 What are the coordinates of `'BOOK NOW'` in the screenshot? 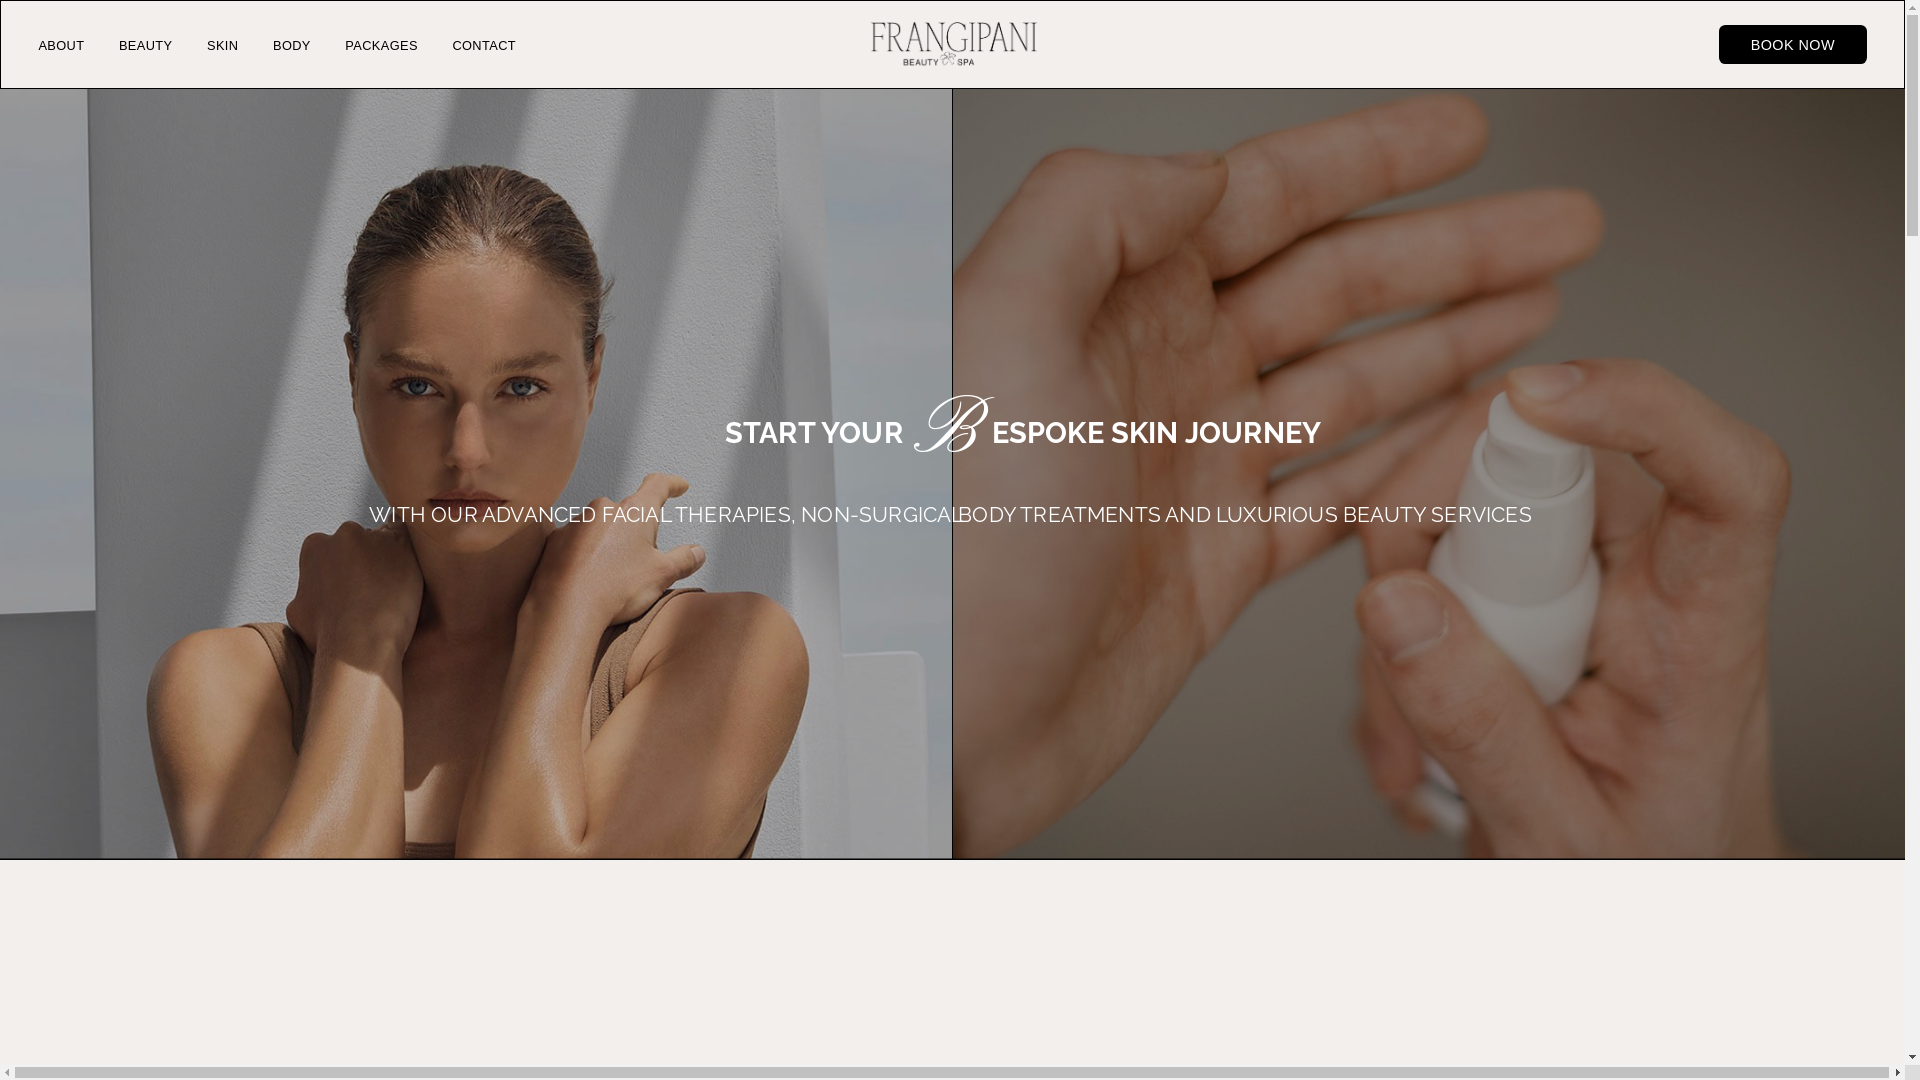 It's located at (1793, 44).